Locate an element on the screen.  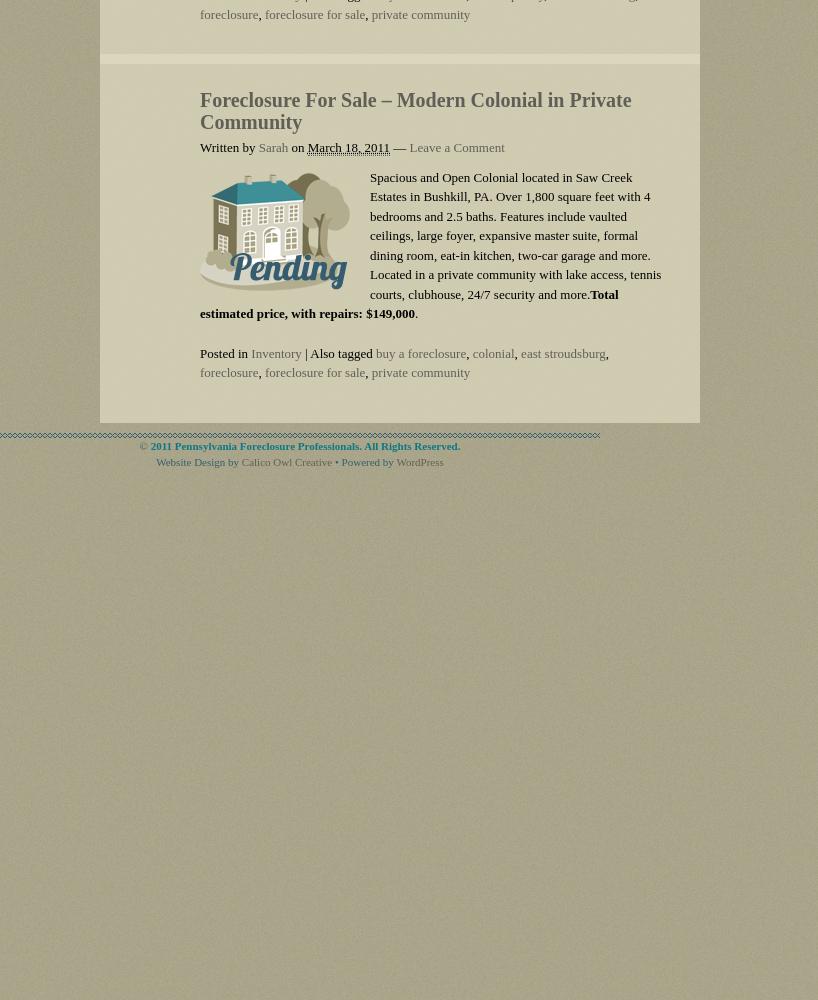
'Posted in' is located at coordinates (199, 351).